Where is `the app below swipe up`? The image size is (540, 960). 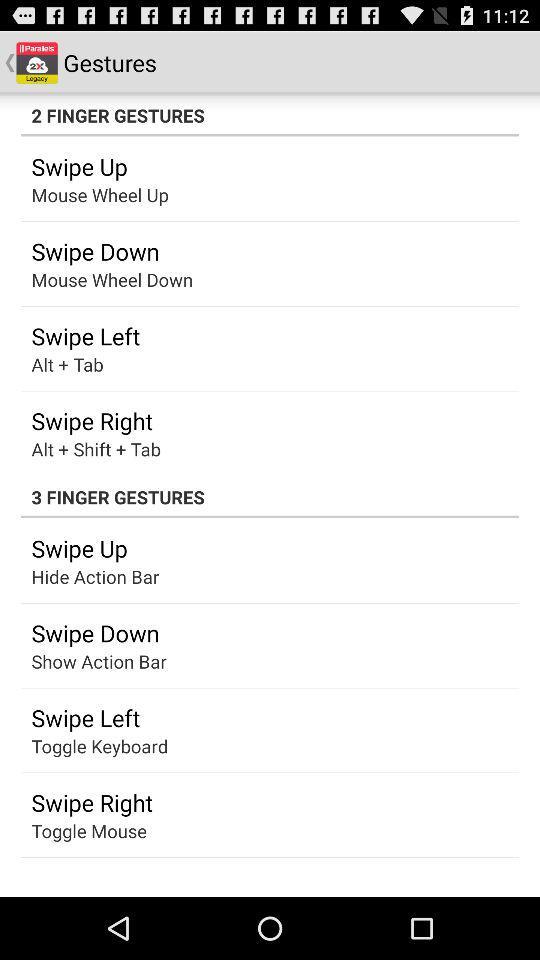 the app below swipe up is located at coordinates (83, 576).